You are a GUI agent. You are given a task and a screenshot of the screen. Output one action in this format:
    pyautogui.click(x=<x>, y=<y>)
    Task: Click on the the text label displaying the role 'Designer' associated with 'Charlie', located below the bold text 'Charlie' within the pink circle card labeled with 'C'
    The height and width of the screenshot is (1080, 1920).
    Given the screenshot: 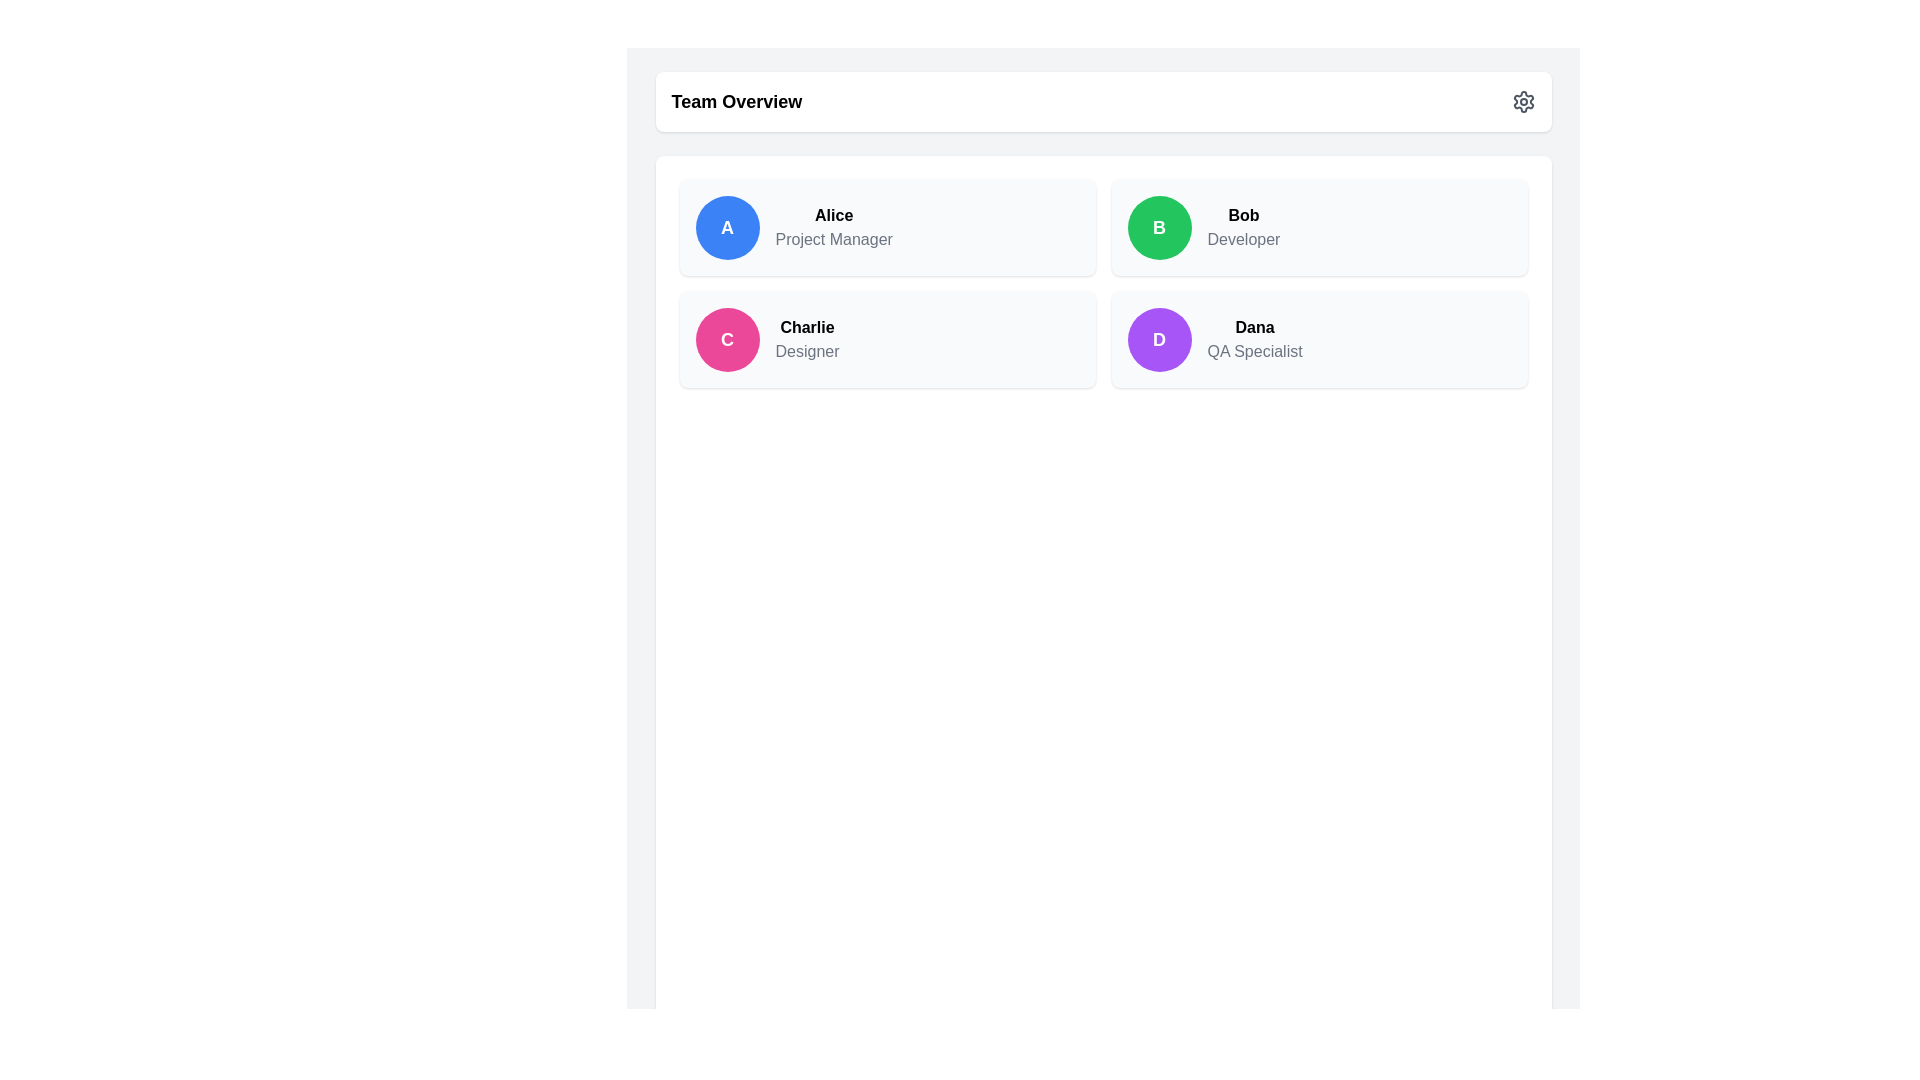 What is the action you would take?
    pyautogui.click(x=807, y=350)
    